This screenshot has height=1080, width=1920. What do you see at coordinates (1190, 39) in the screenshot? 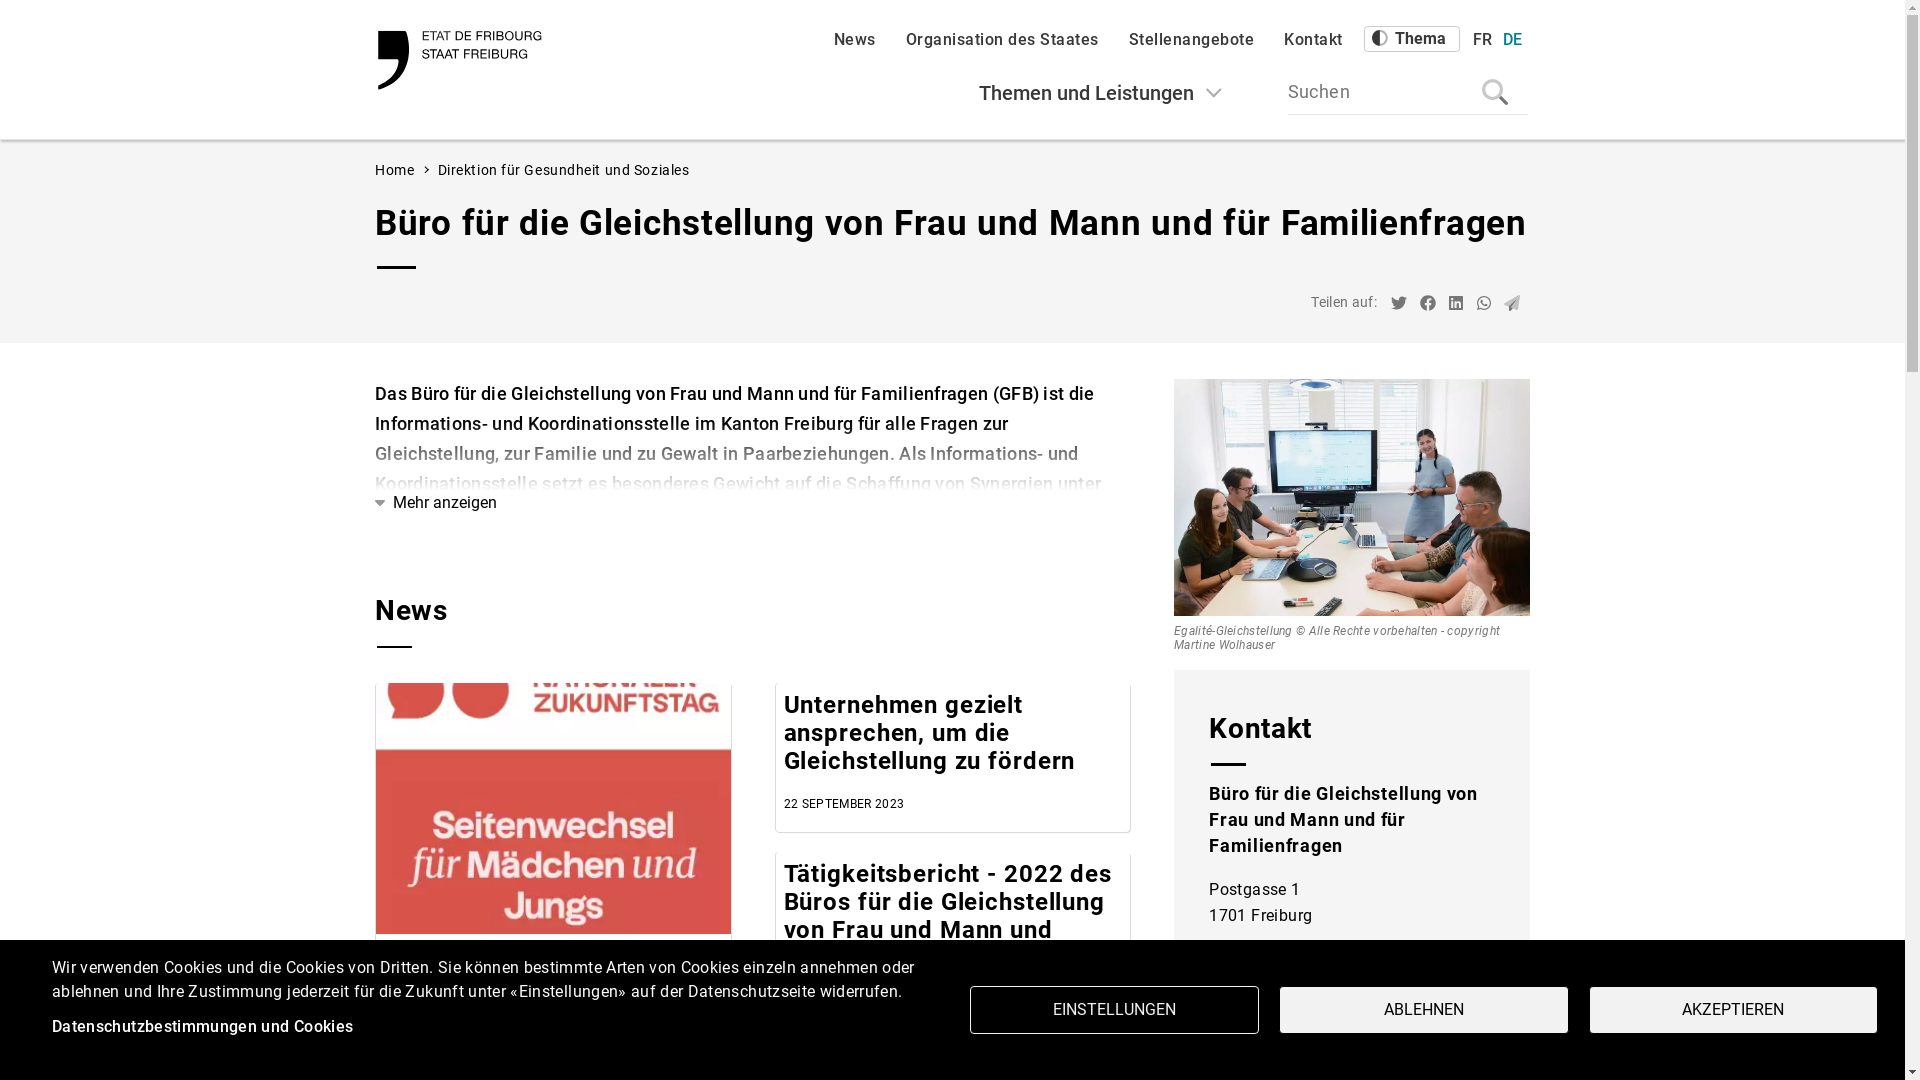
I see `'Stellenangebote'` at bounding box center [1190, 39].